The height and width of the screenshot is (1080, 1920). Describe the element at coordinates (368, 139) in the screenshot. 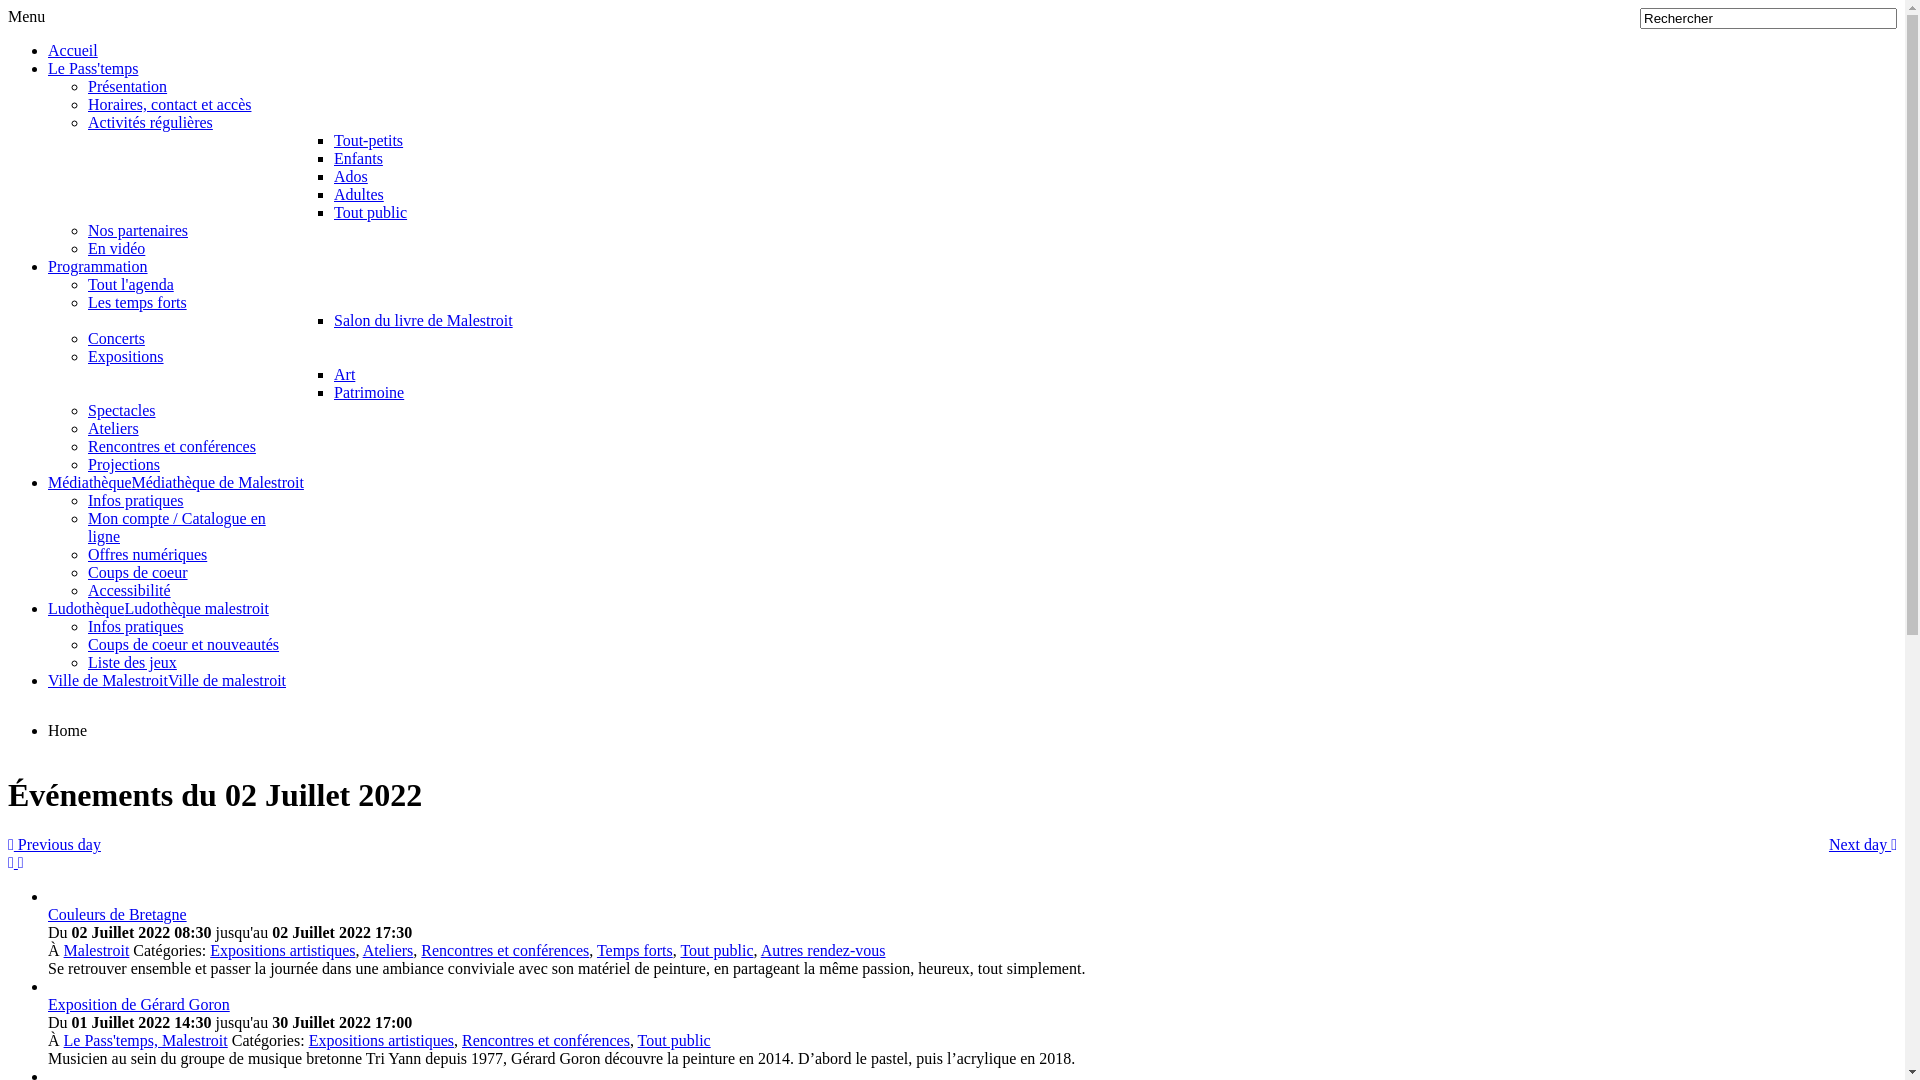

I see `'Tout-petits'` at that location.